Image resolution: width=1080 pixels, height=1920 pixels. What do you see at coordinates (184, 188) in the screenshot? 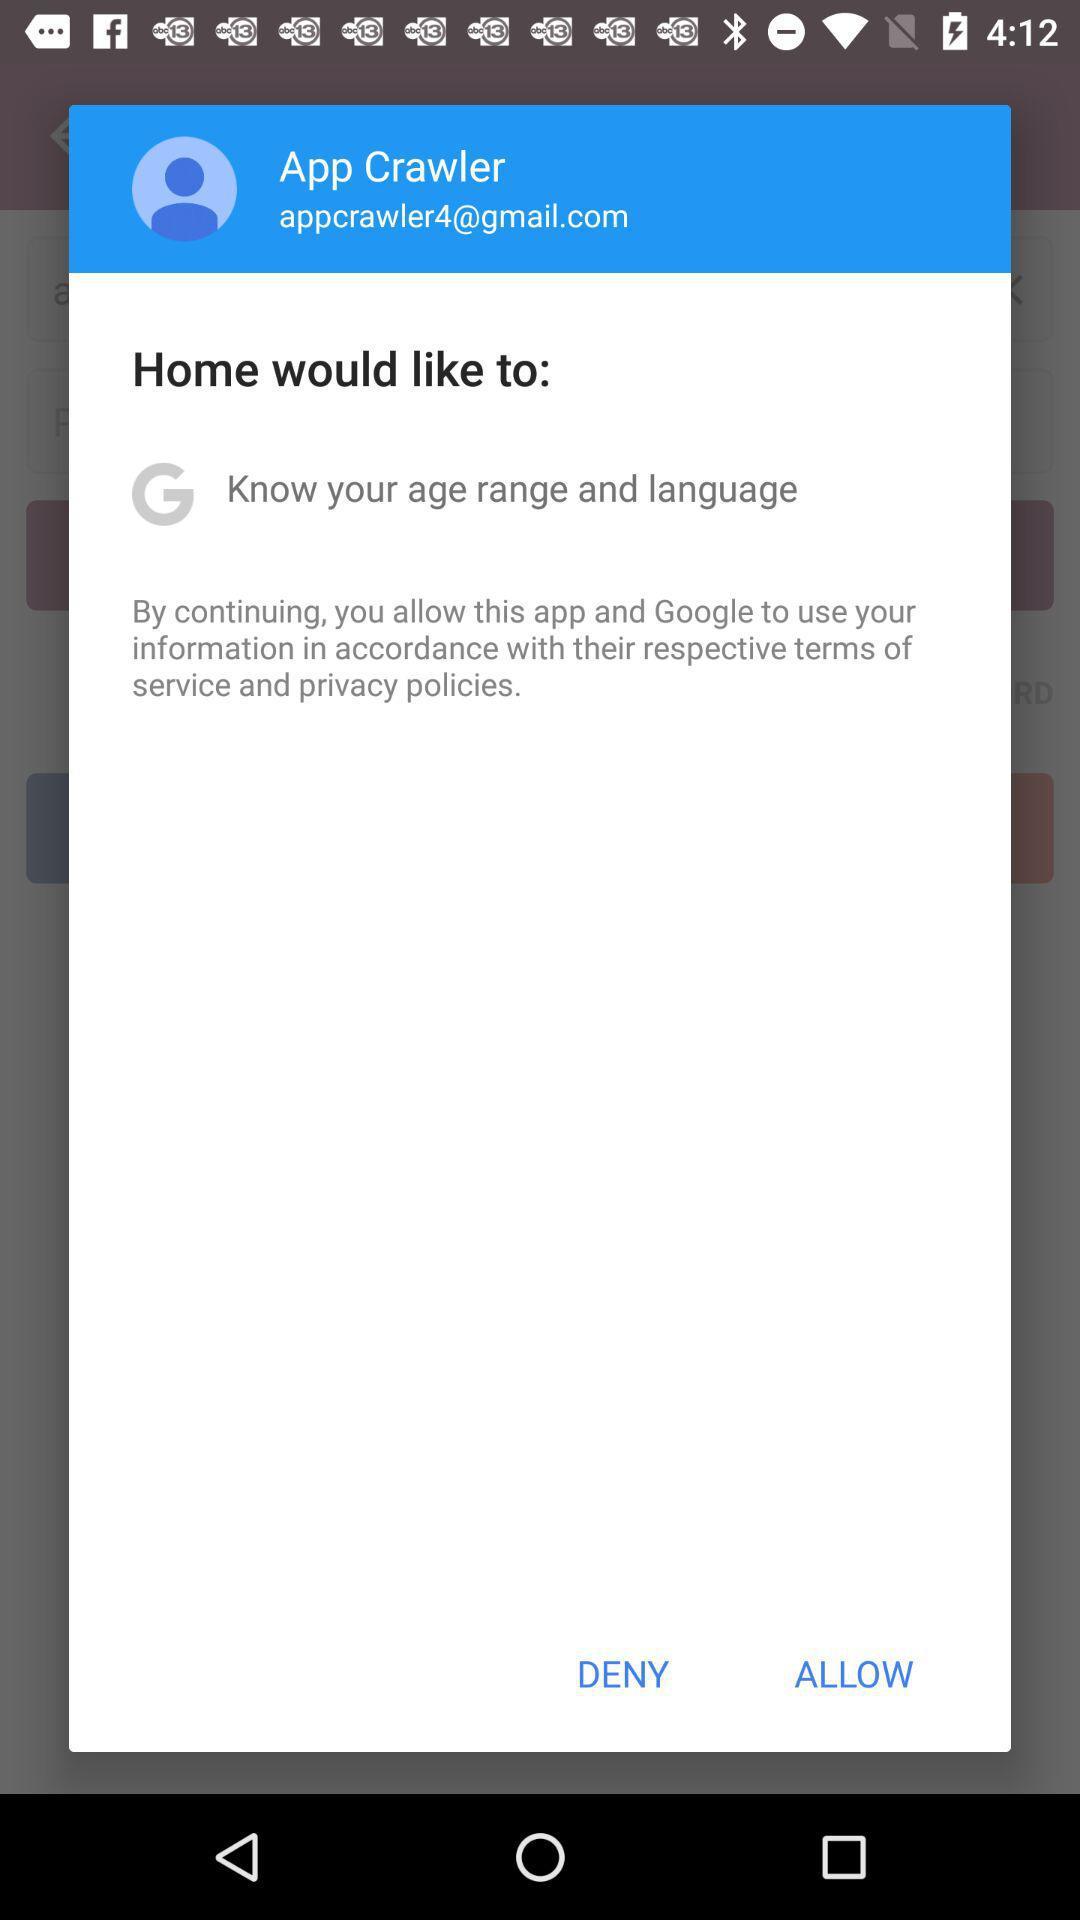
I see `app next to app crawler icon` at bounding box center [184, 188].